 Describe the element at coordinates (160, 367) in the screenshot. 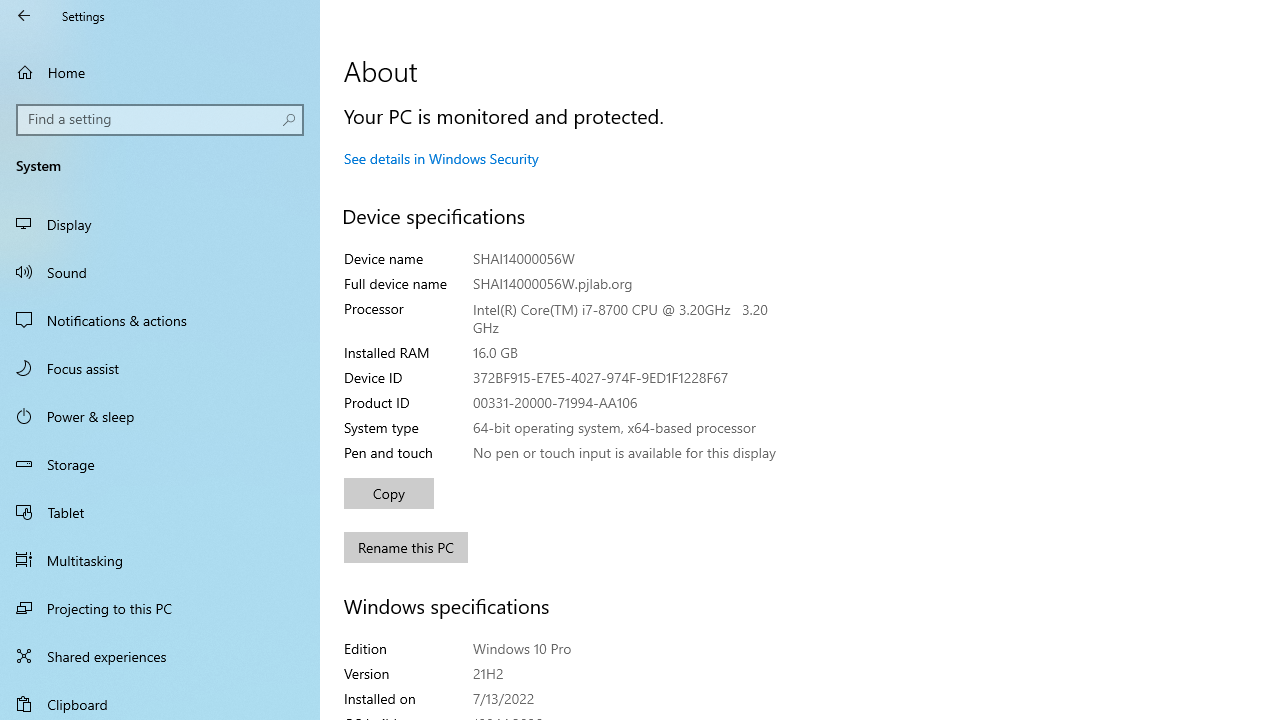

I see `'Focus assist'` at that location.